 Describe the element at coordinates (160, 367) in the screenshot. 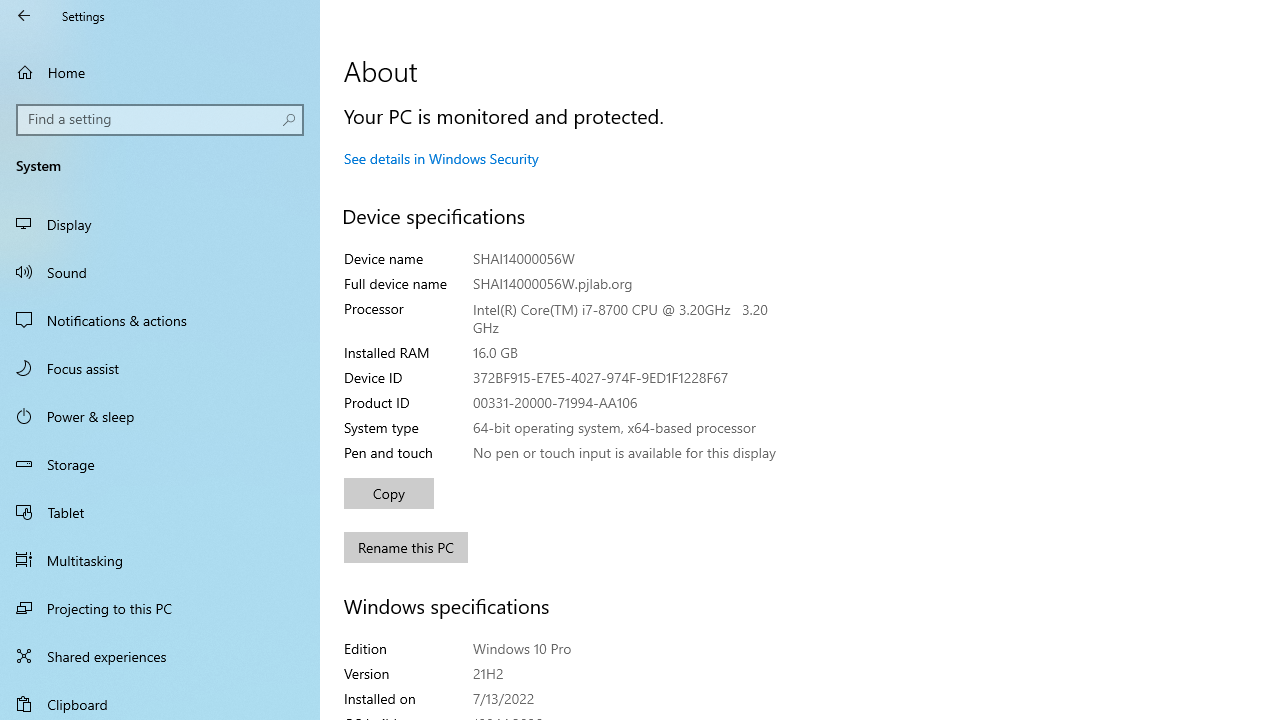

I see `'Focus assist'` at that location.